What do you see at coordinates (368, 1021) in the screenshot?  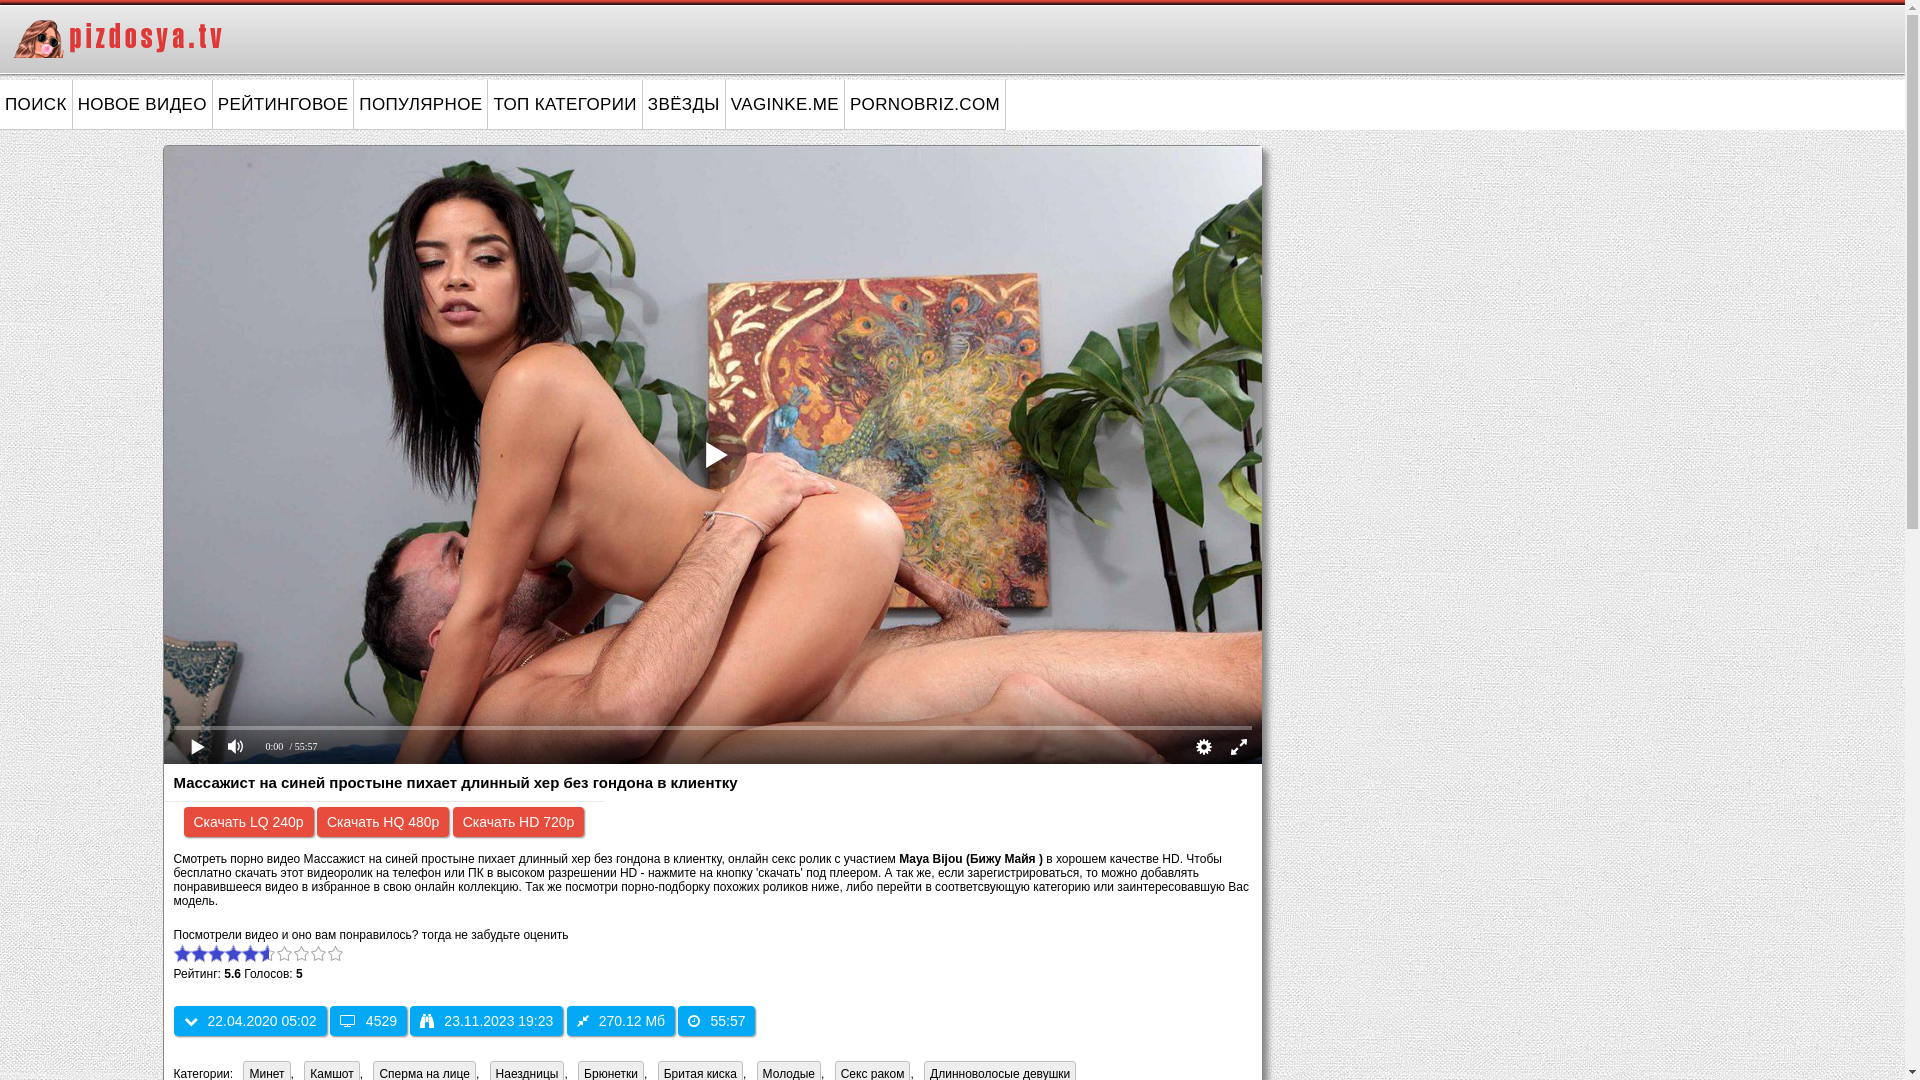 I see `'4529'` at bounding box center [368, 1021].